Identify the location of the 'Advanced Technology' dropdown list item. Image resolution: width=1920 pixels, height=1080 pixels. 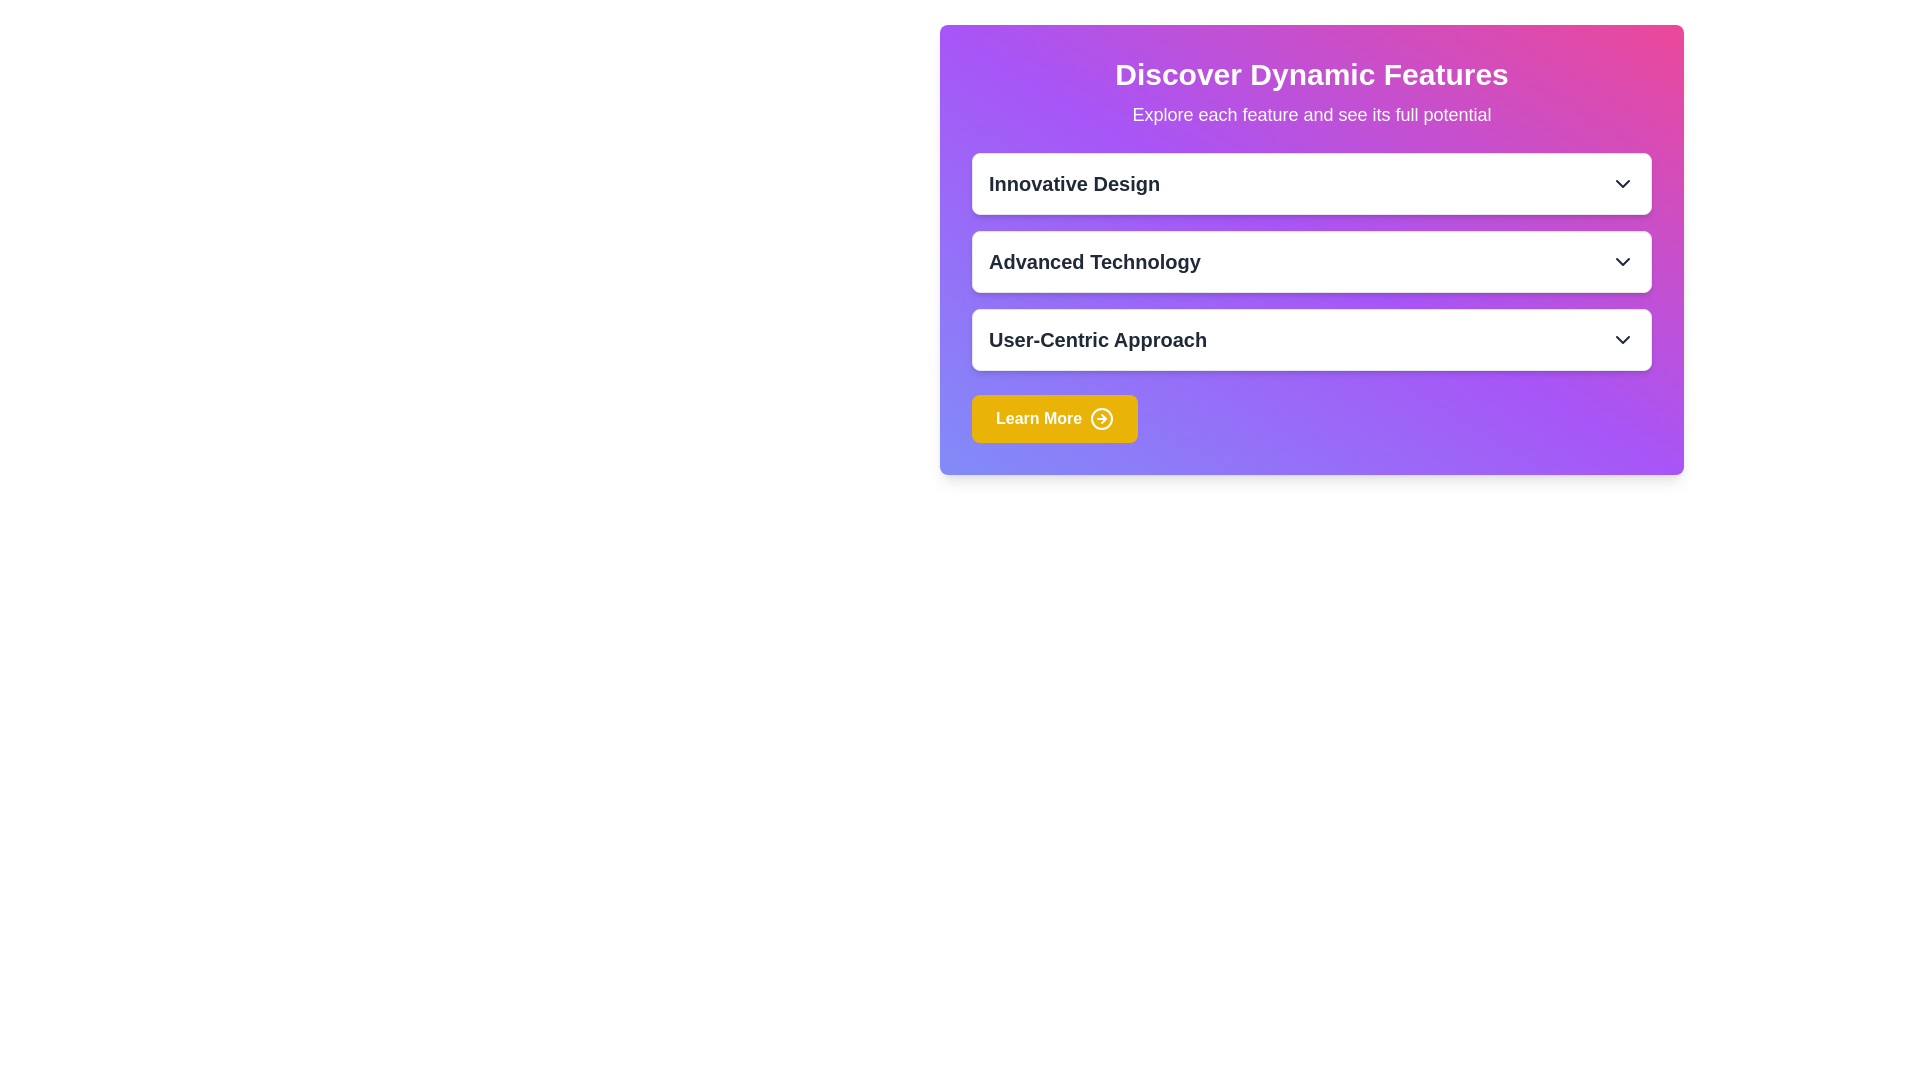
(1311, 261).